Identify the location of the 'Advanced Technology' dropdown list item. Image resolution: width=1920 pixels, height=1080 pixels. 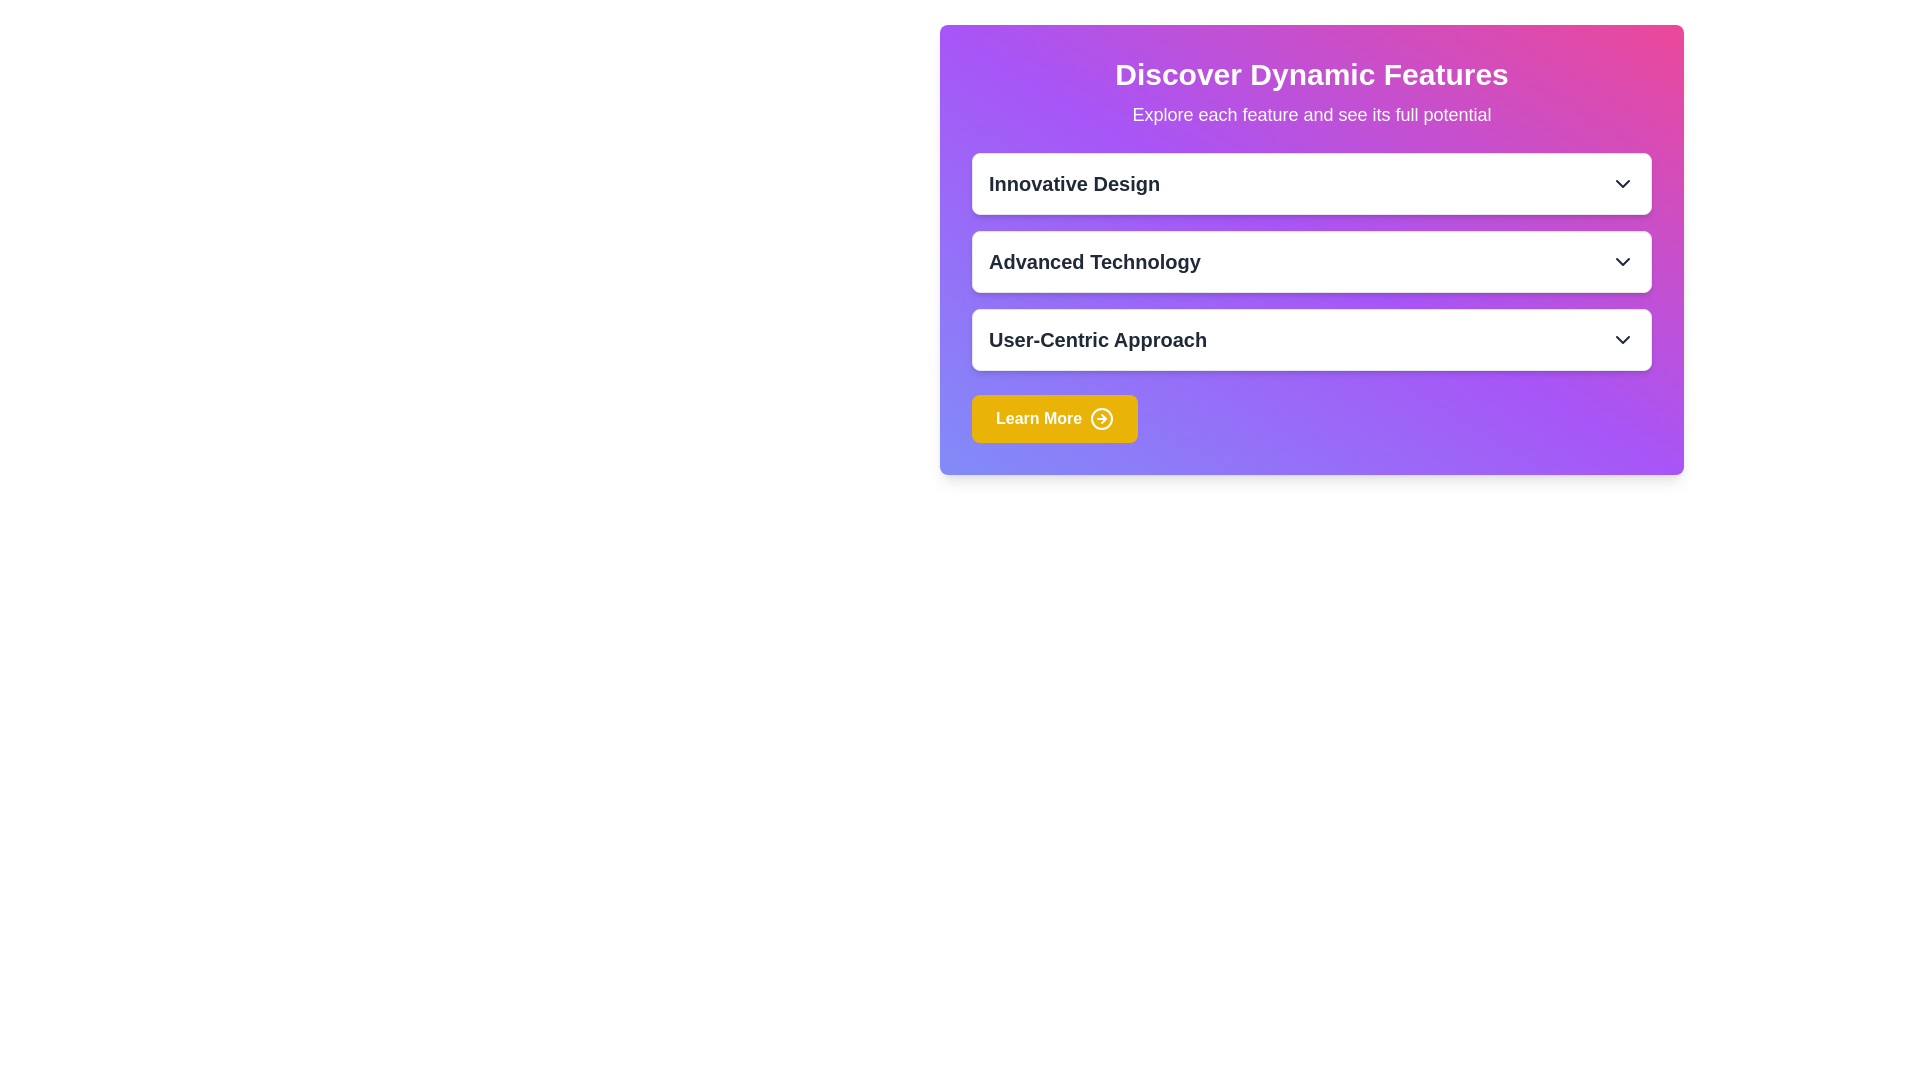
(1311, 261).